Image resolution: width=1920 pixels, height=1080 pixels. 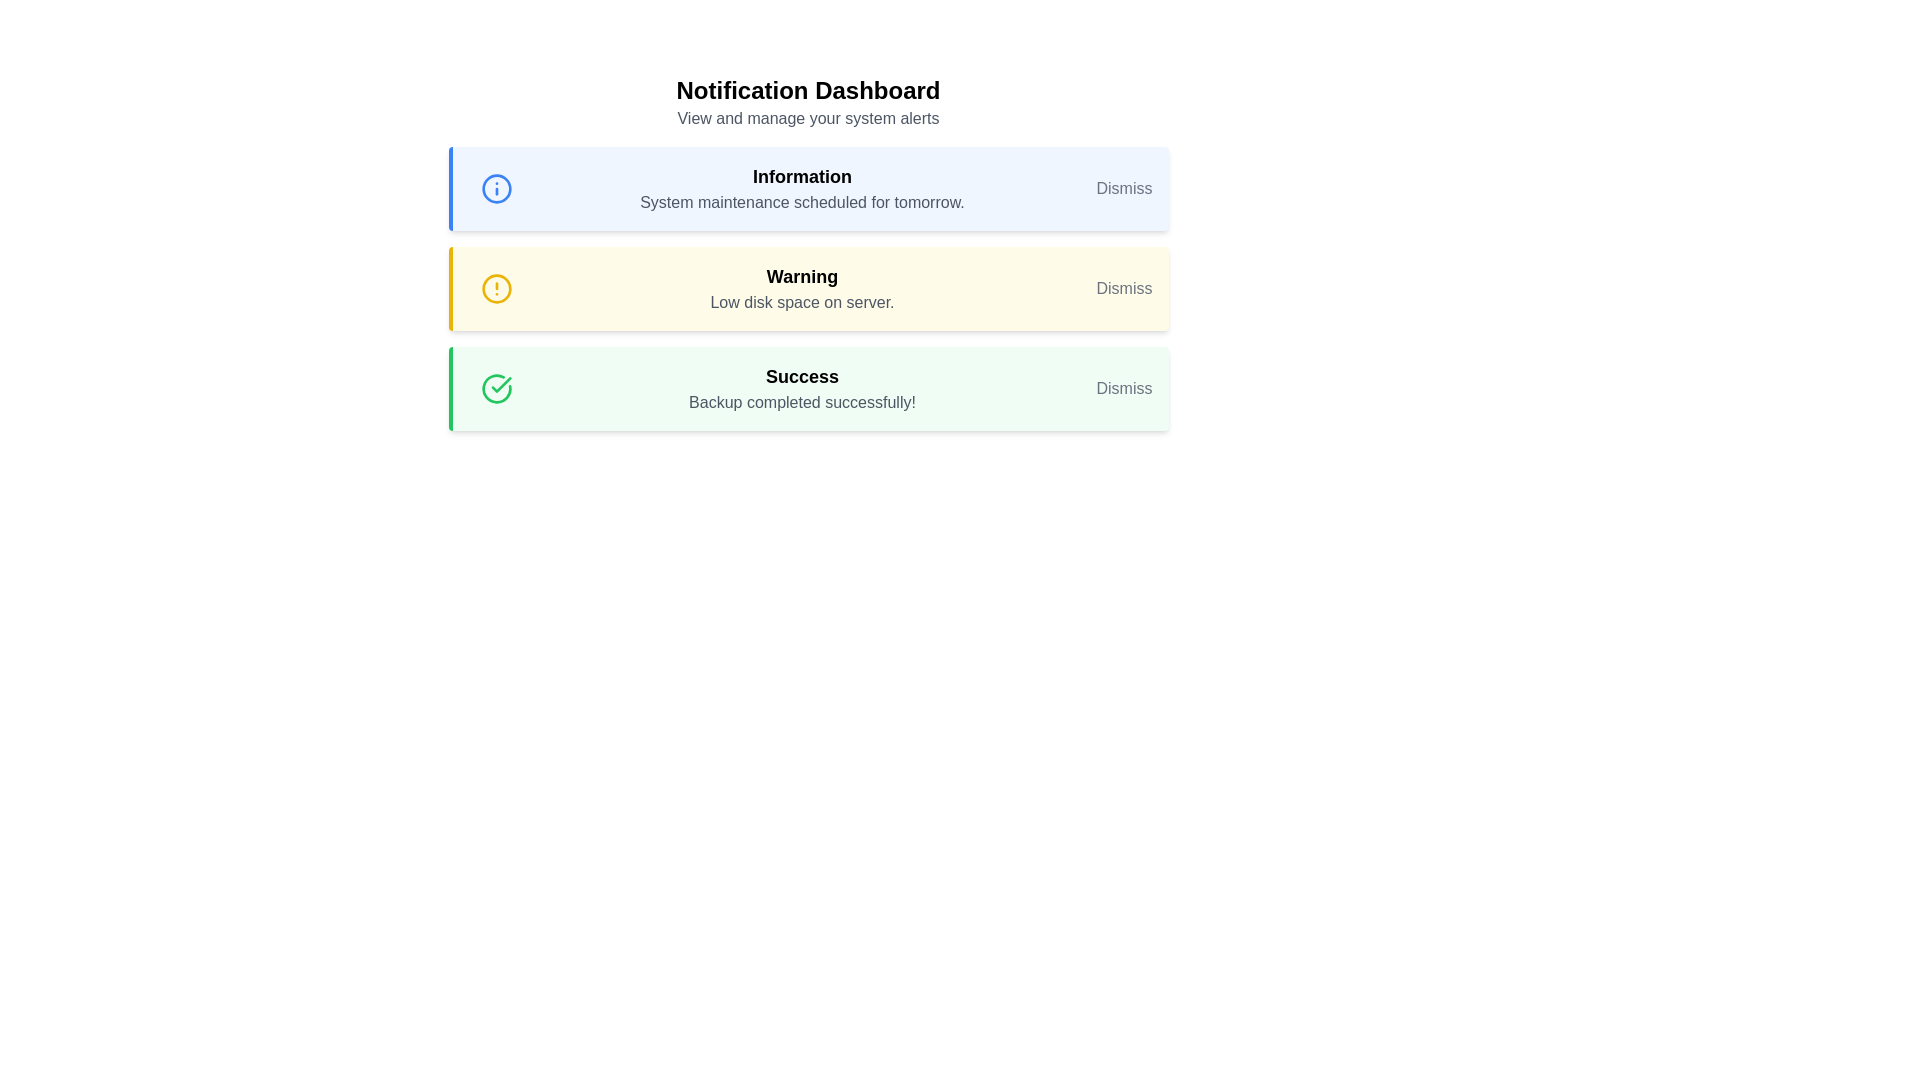 What do you see at coordinates (808, 91) in the screenshot?
I see `the bold, large-sized text header displaying 'Notification Dashboard' at the top of the interface` at bounding box center [808, 91].